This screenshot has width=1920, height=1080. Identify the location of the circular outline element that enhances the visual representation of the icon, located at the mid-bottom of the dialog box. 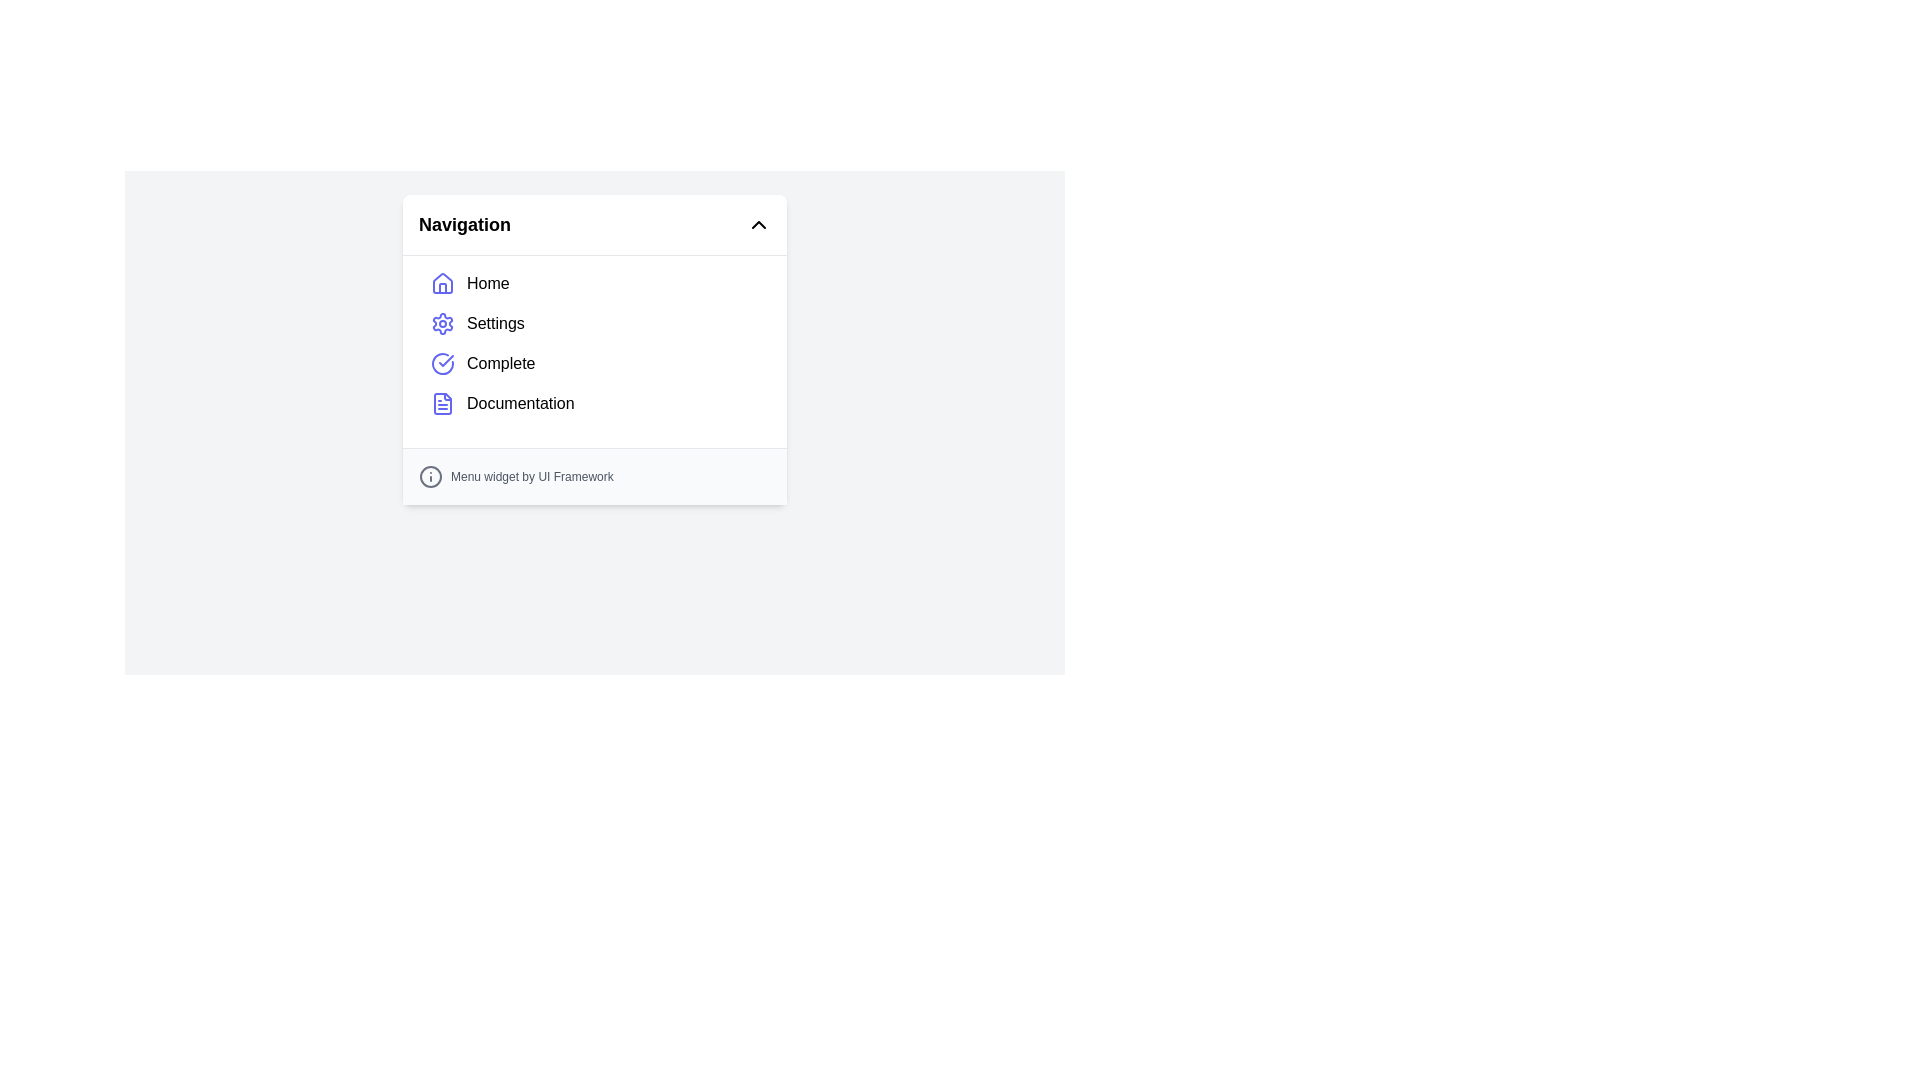
(430, 477).